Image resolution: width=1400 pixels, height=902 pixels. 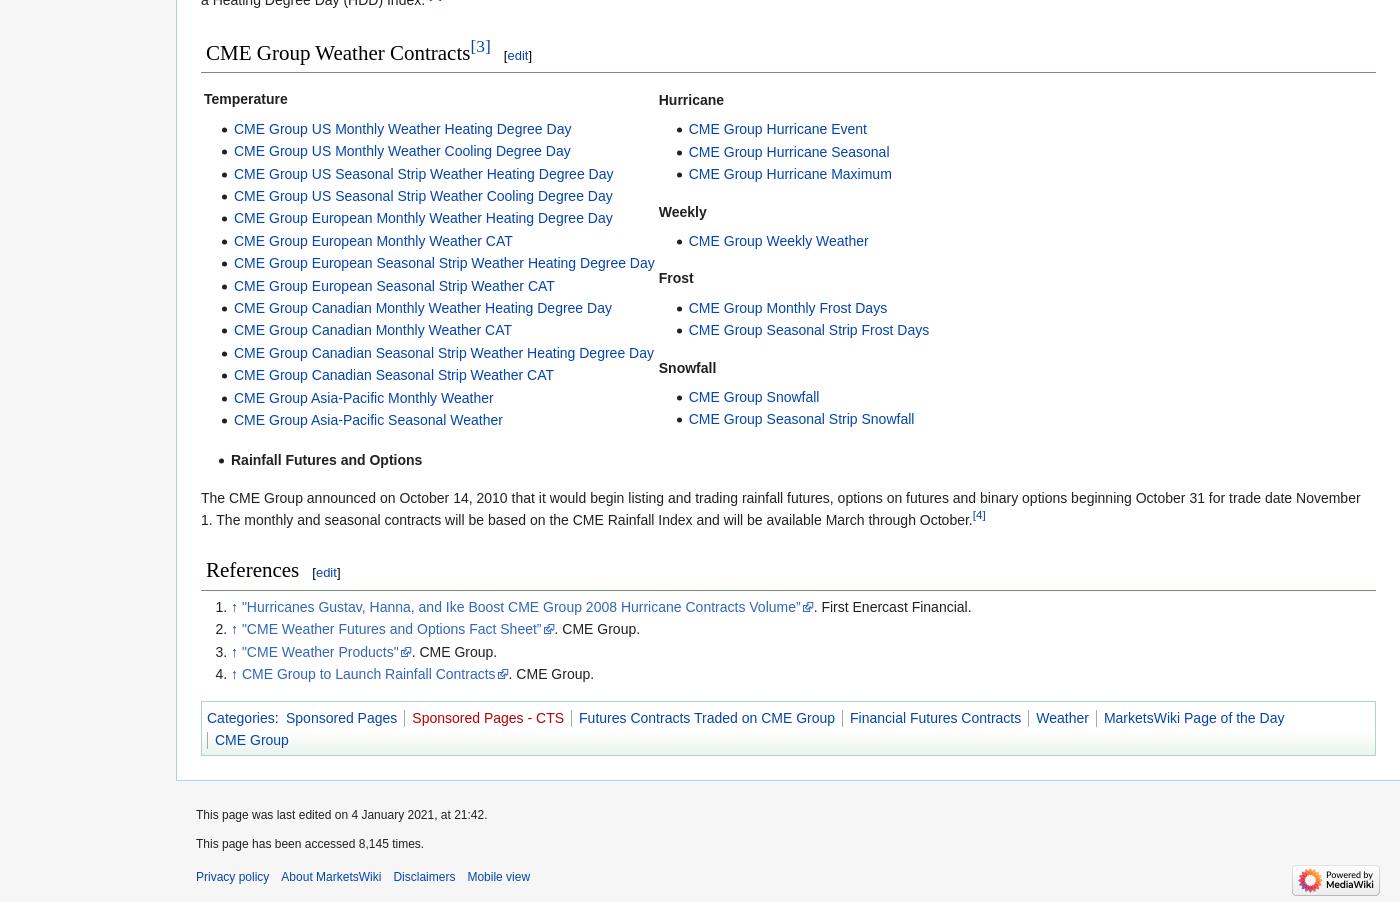 What do you see at coordinates (520, 605) in the screenshot?
I see `'"Hurricanes Gustav, Hanna, and Ike Boost CME Group 2008 Hurricane Contracts Volume”'` at bounding box center [520, 605].